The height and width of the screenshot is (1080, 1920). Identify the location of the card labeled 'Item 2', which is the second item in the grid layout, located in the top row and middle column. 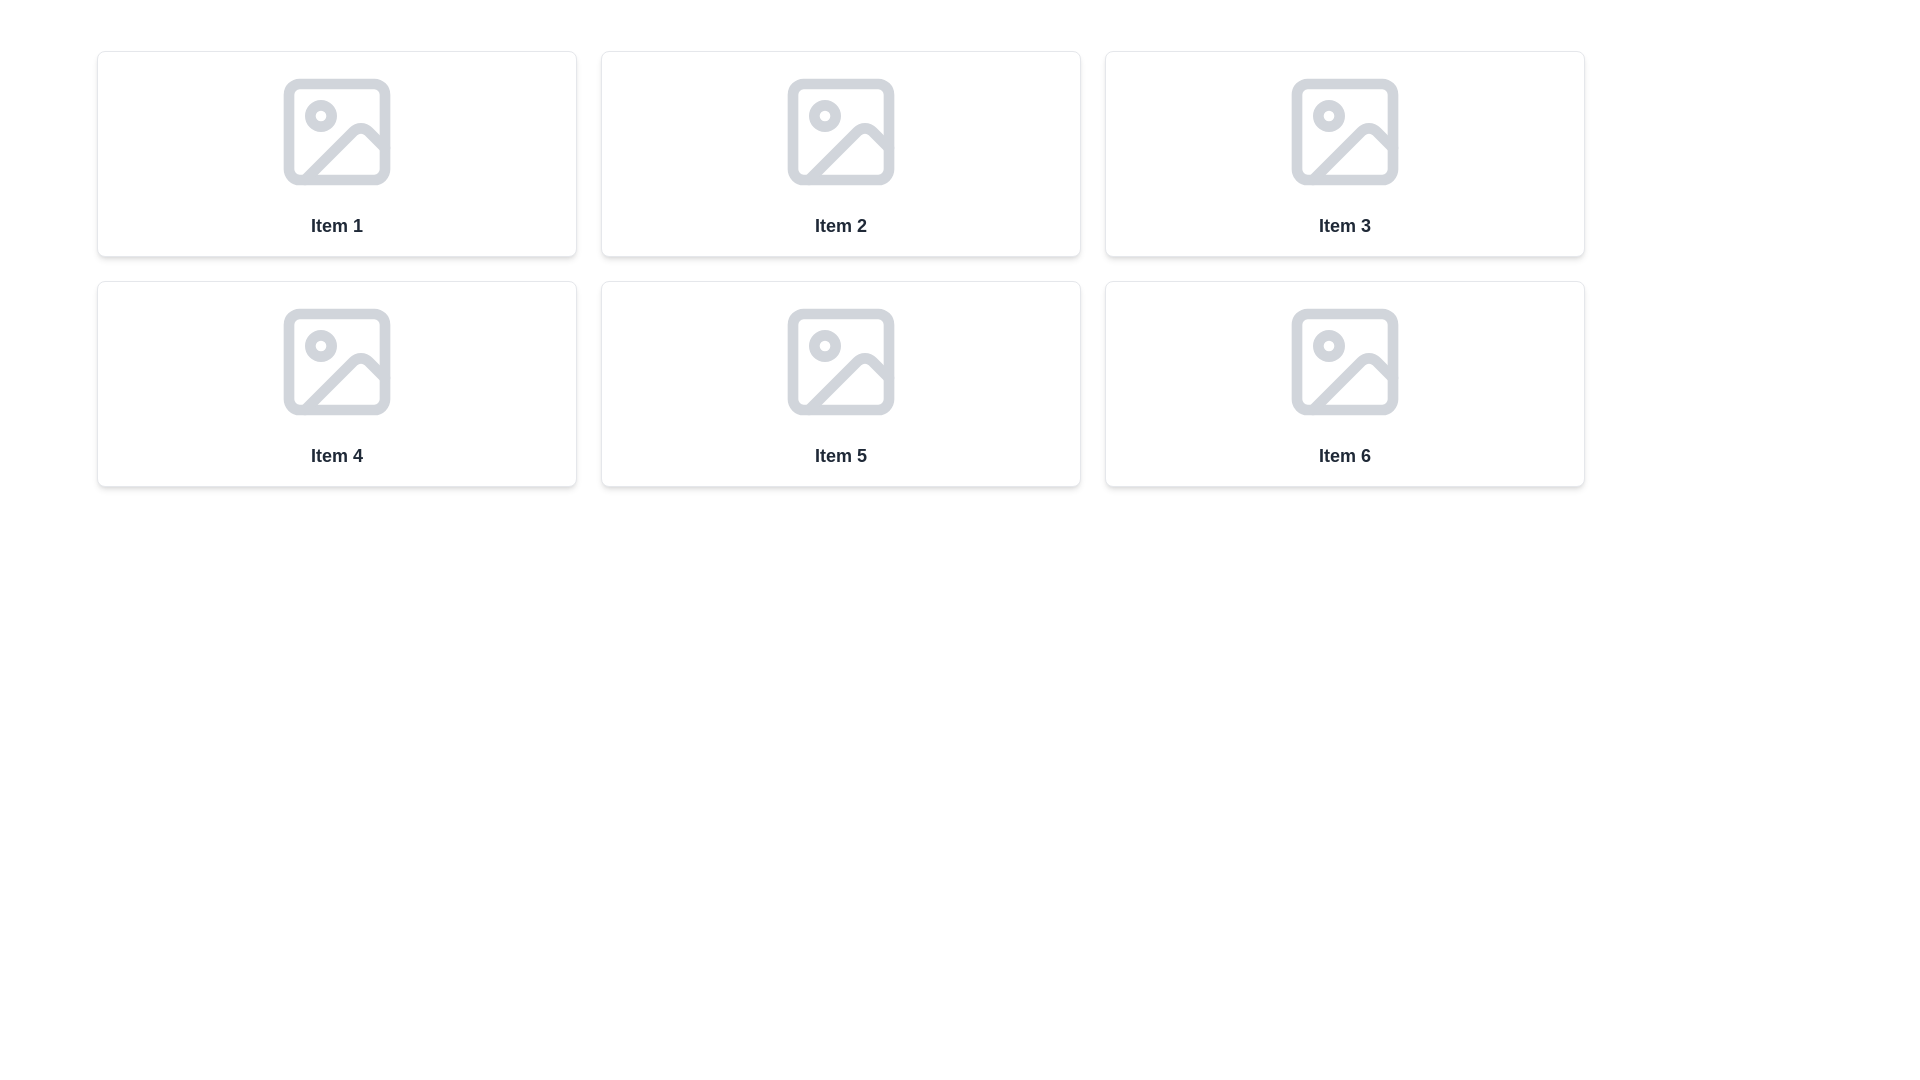
(840, 153).